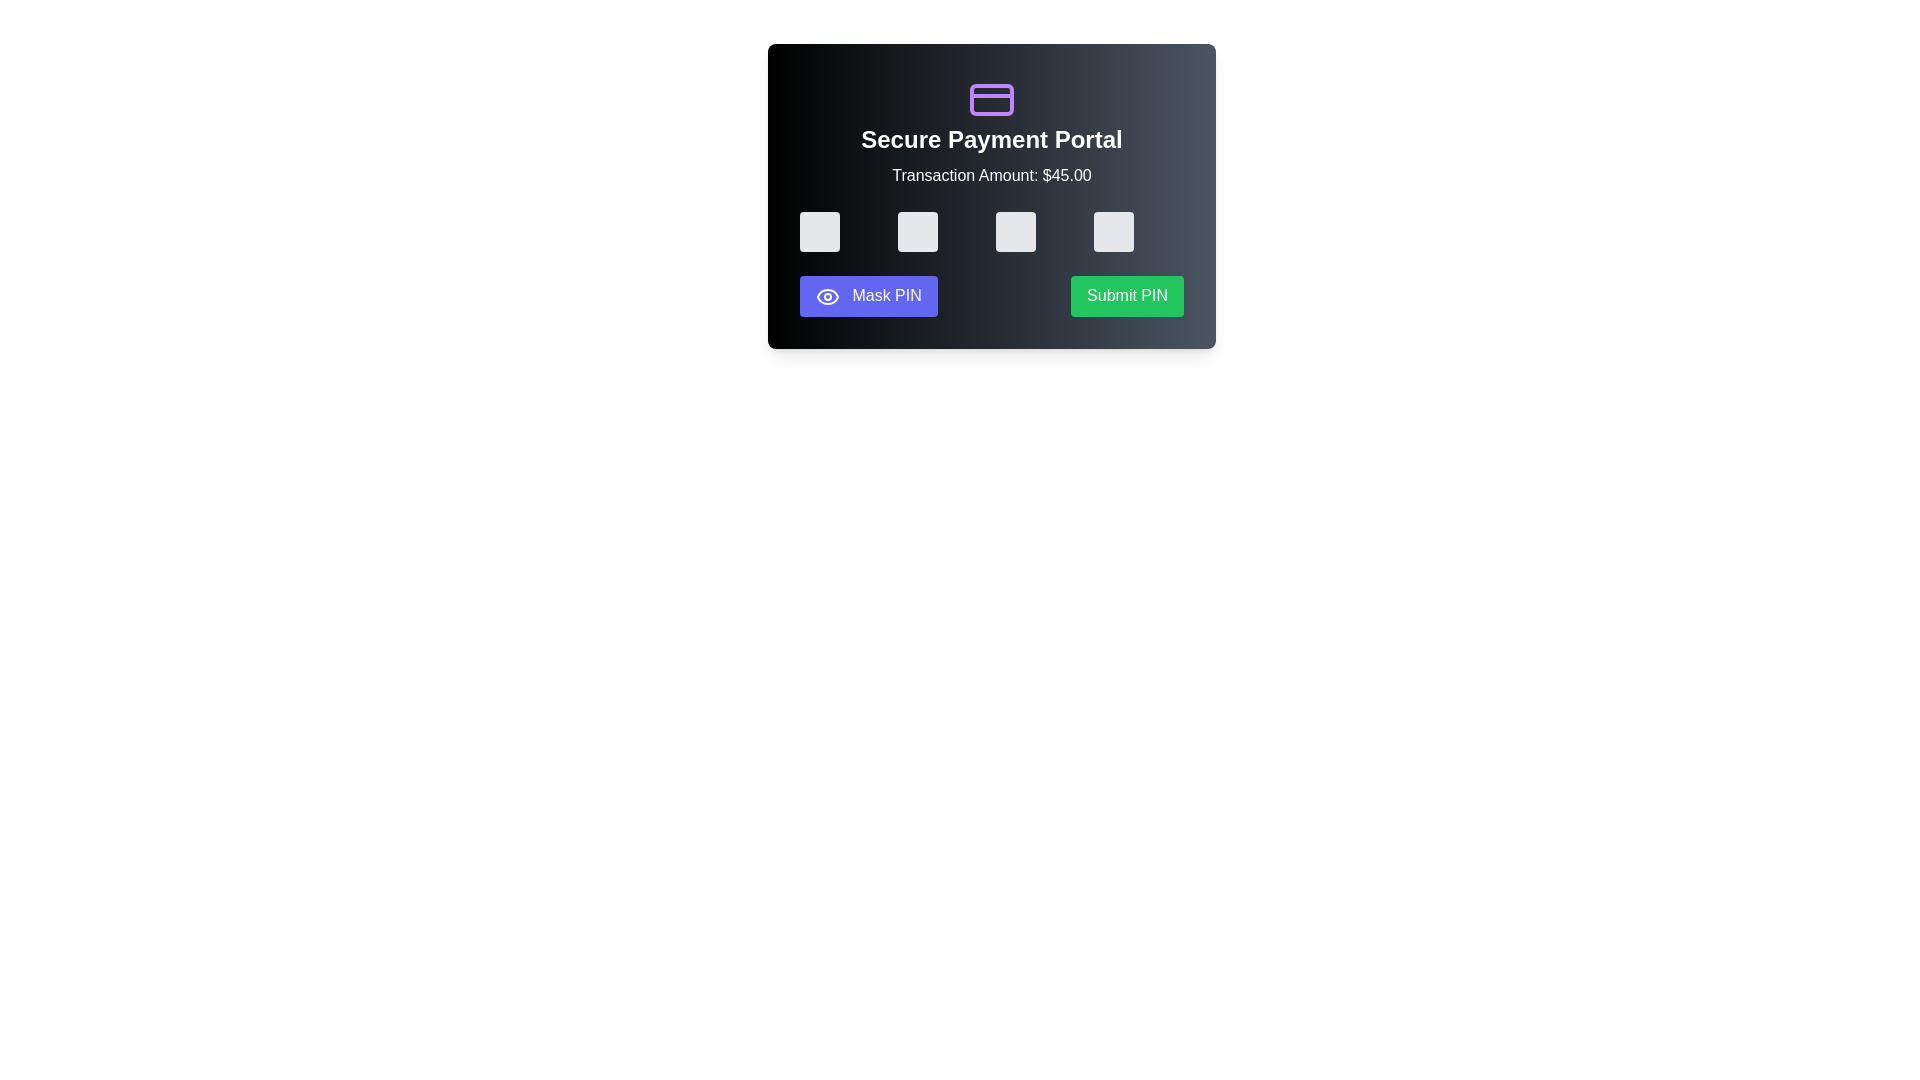 This screenshot has width=1920, height=1080. I want to click on the text label displaying 'Transaction Amount: $45.00', which is centrally aligned and styled in white against a dark gray background, located below the heading 'Secure Payment Portal', so click(992, 175).